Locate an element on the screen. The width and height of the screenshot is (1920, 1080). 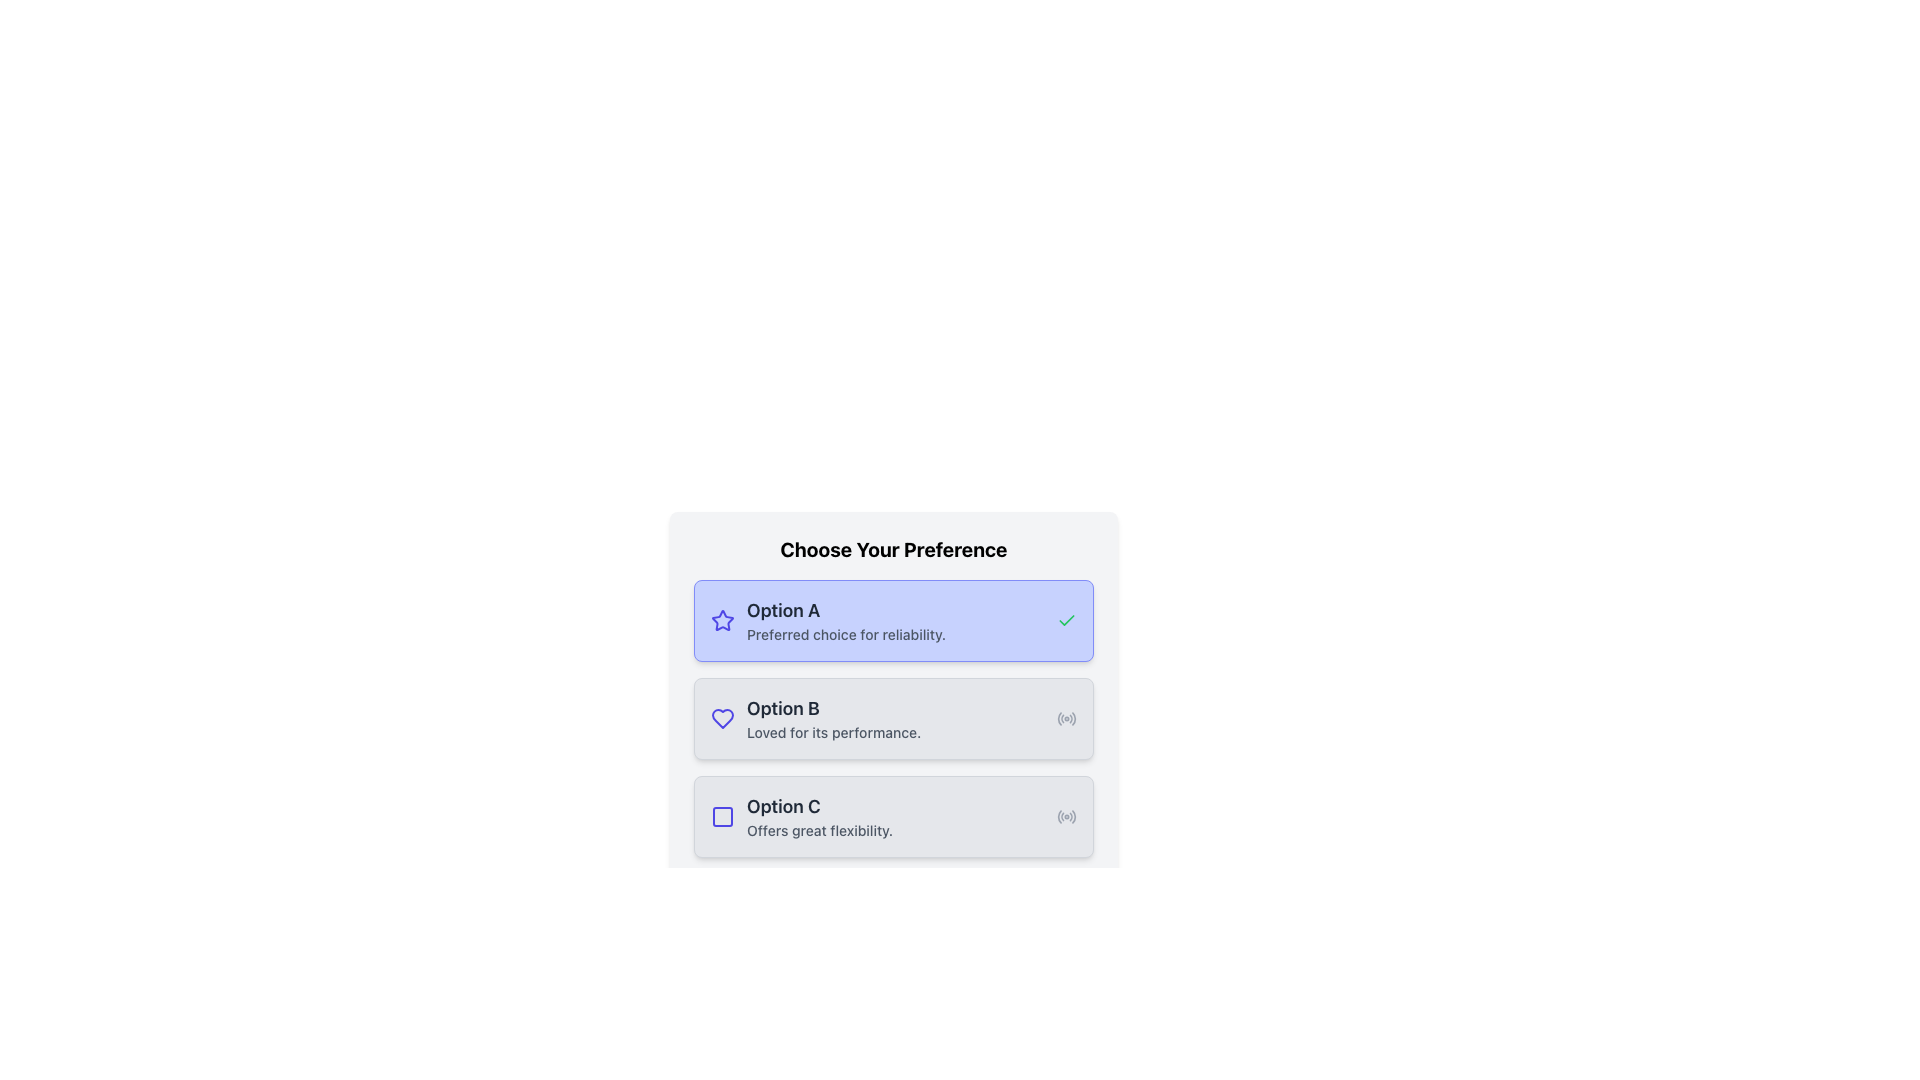
the icon that visually indicates the 'Option A' choice, which is located to the left of the text 'Option A' within its card is located at coordinates (722, 620).